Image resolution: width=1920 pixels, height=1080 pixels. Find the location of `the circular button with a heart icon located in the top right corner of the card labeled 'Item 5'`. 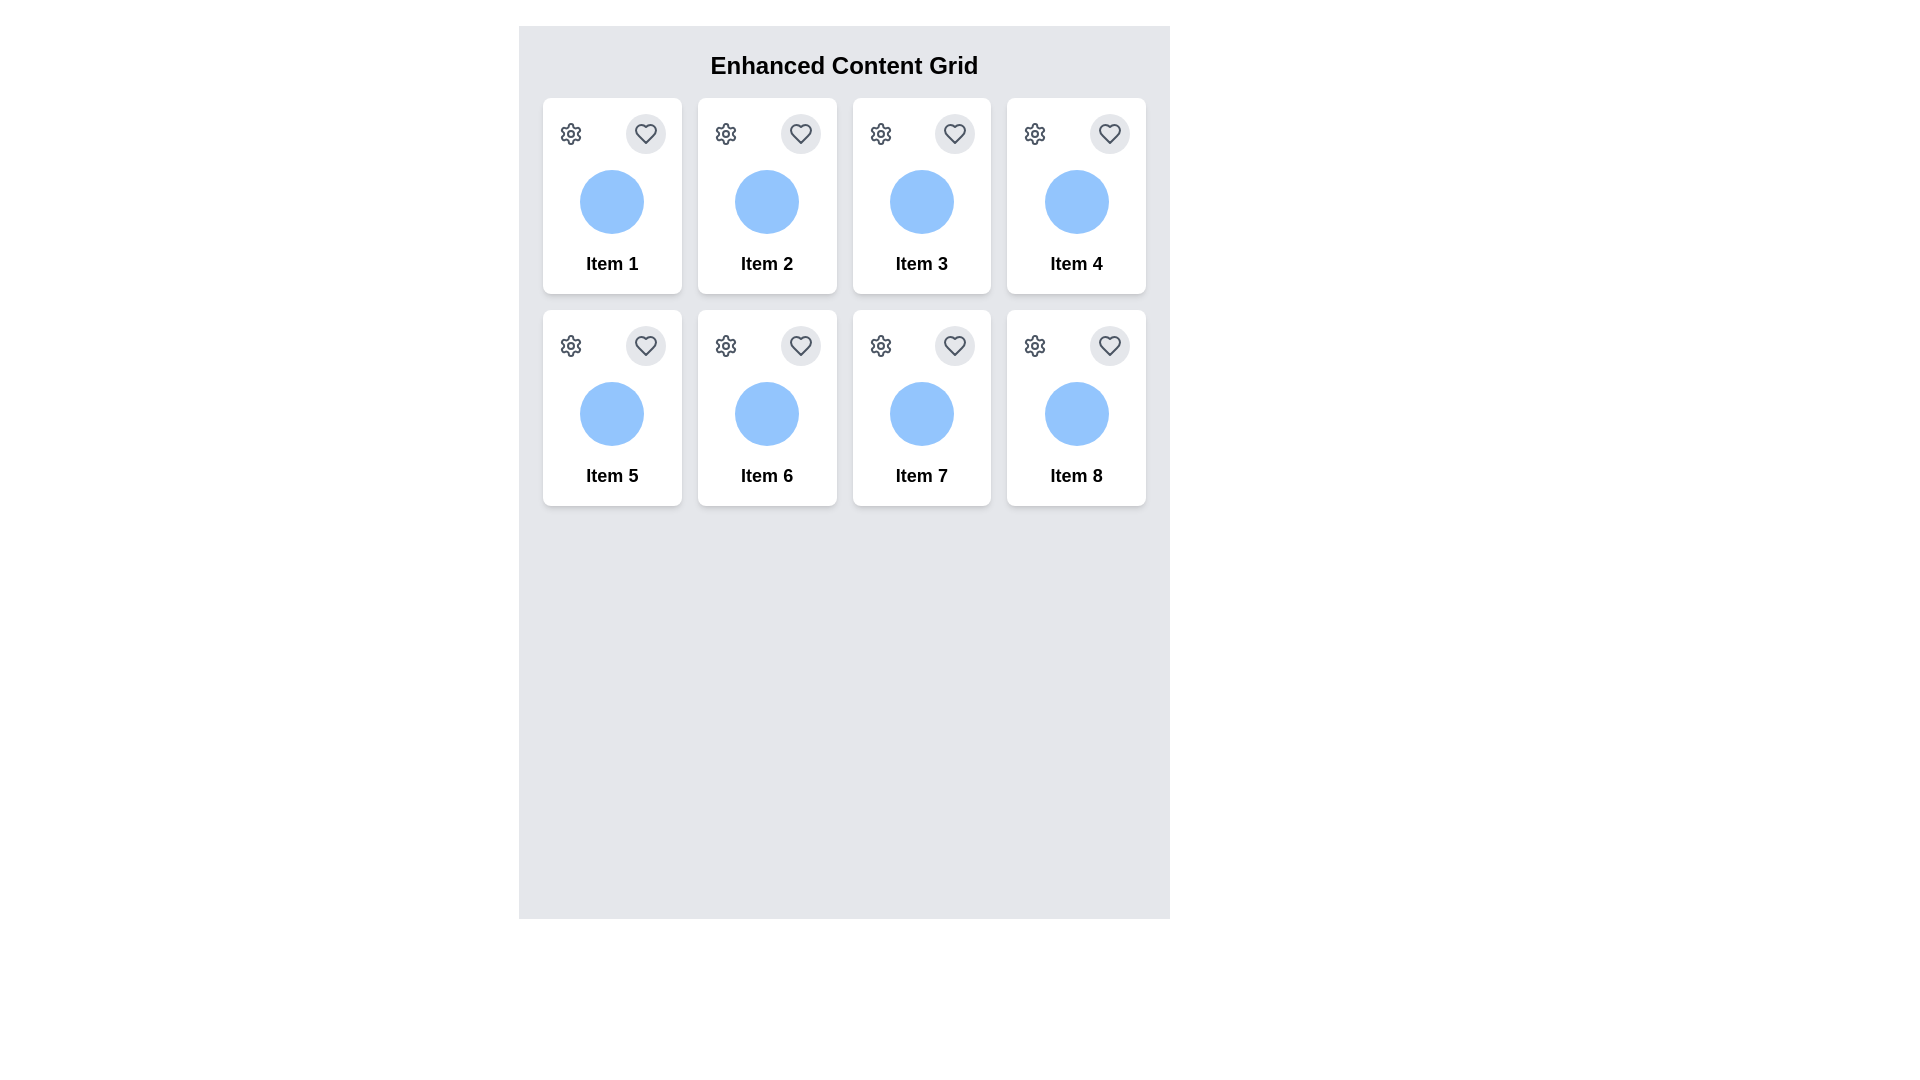

the circular button with a heart icon located in the top right corner of the card labeled 'Item 5' is located at coordinates (645, 345).